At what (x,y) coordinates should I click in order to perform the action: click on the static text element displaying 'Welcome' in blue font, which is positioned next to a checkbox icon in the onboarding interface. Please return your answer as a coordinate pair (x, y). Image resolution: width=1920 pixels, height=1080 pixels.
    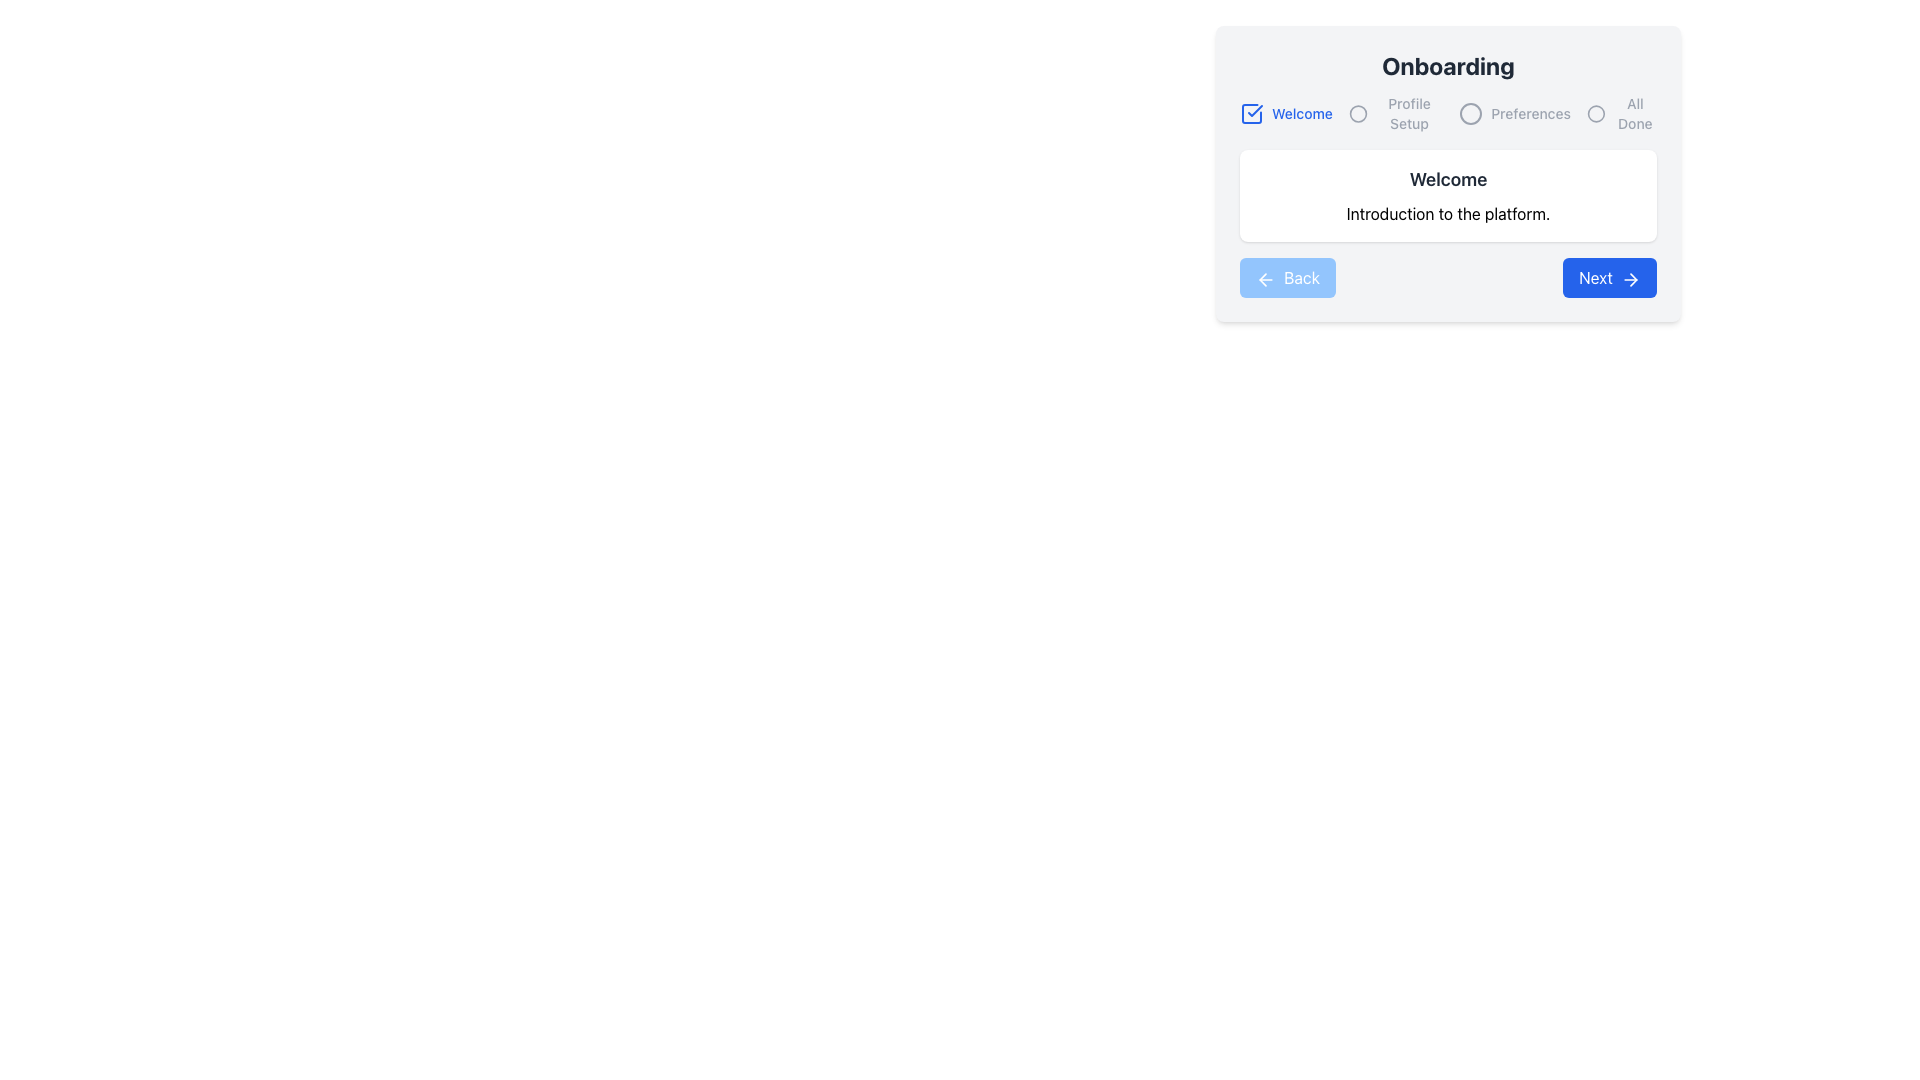
    Looking at the image, I should click on (1302, 114).